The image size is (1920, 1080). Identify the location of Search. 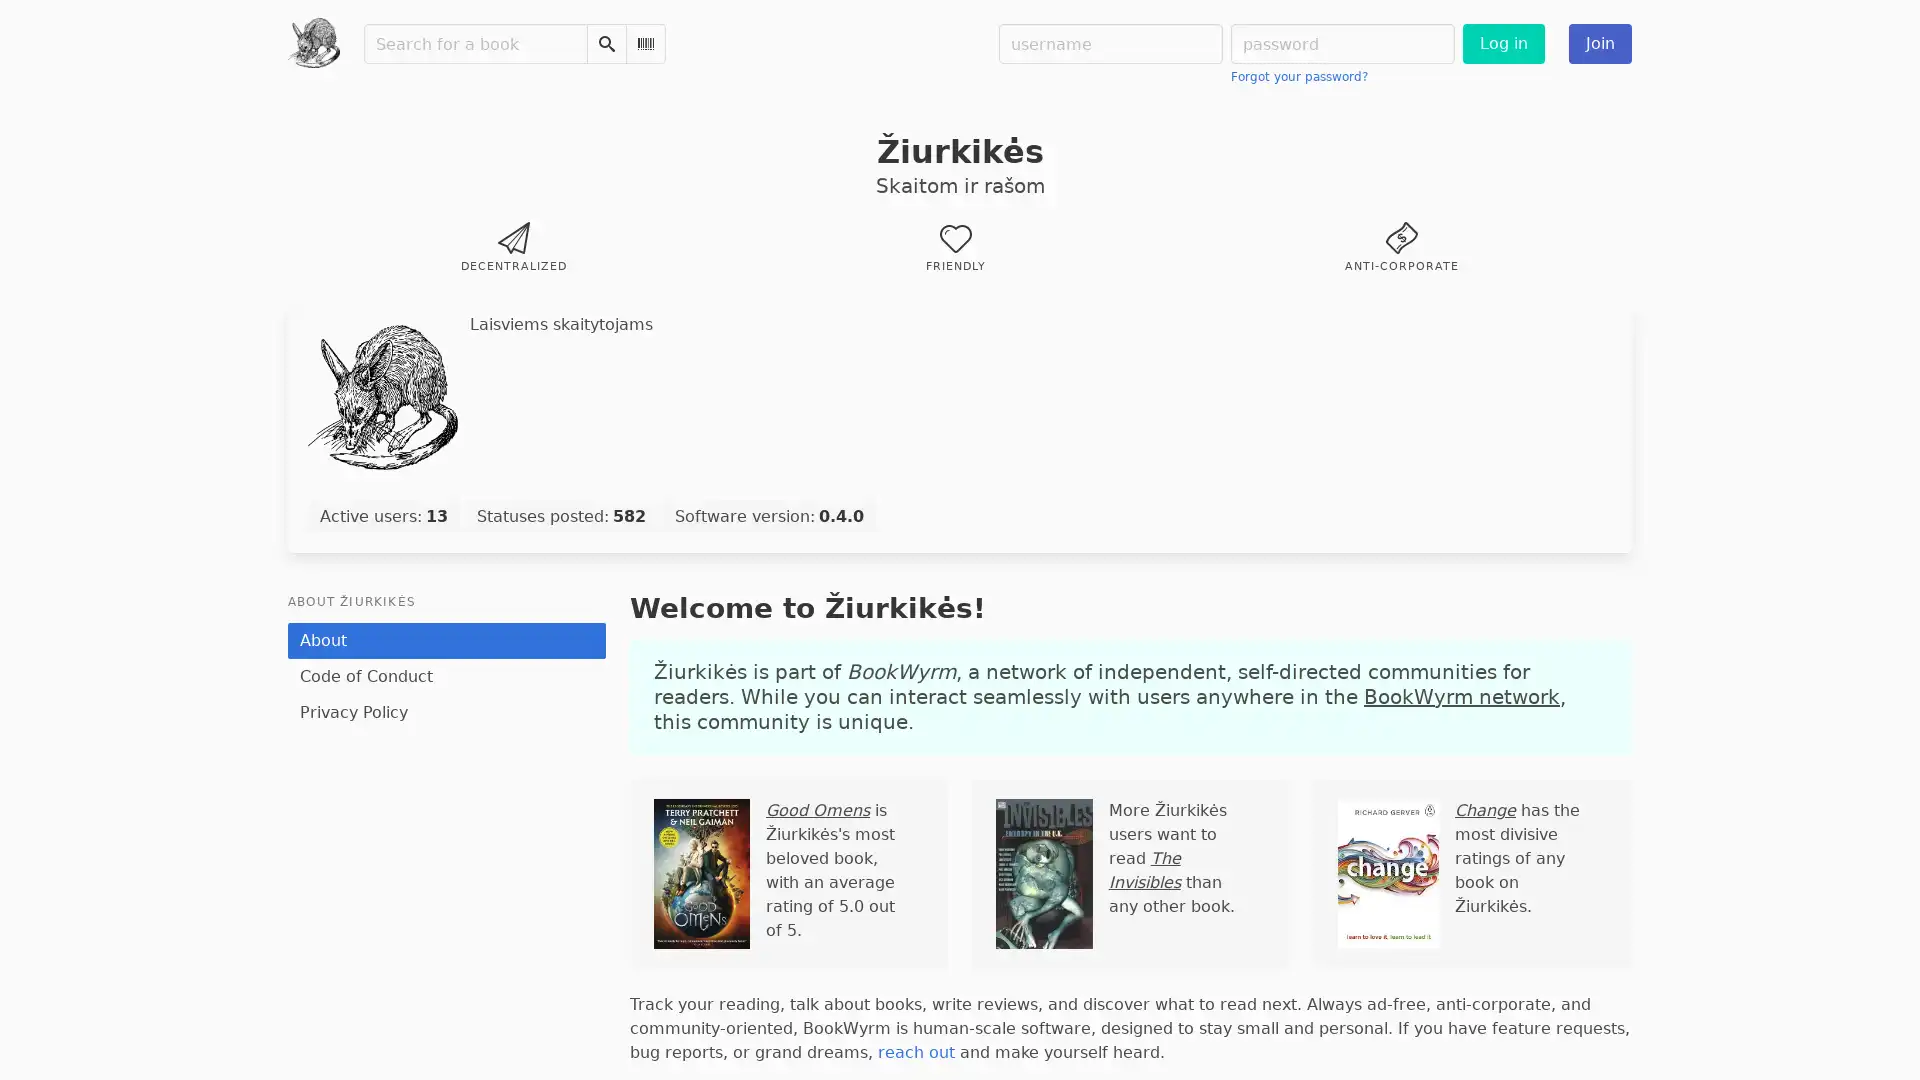
(604, 43).